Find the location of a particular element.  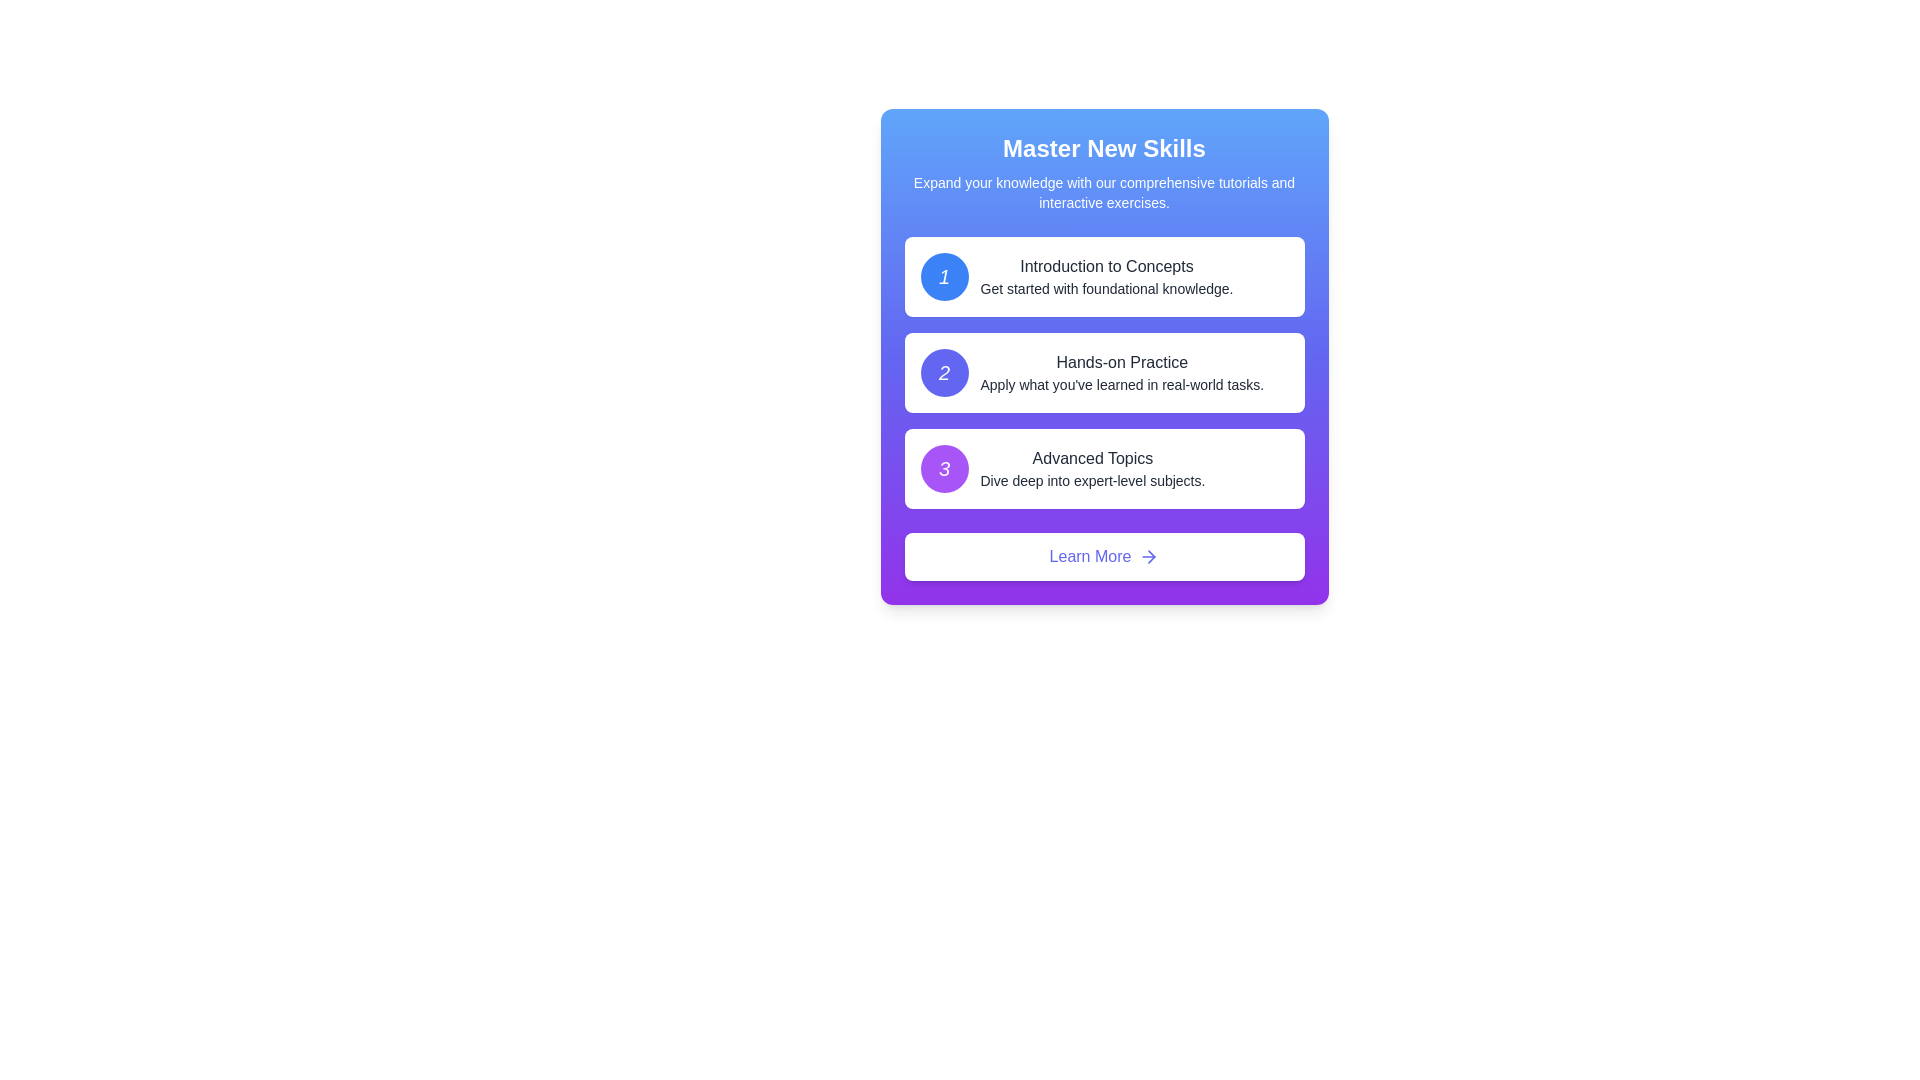

descriptive text located in the first card directly below the 'Introduction to Concepts' title, providing additional context for this section is located at coordinates (1105, 289).